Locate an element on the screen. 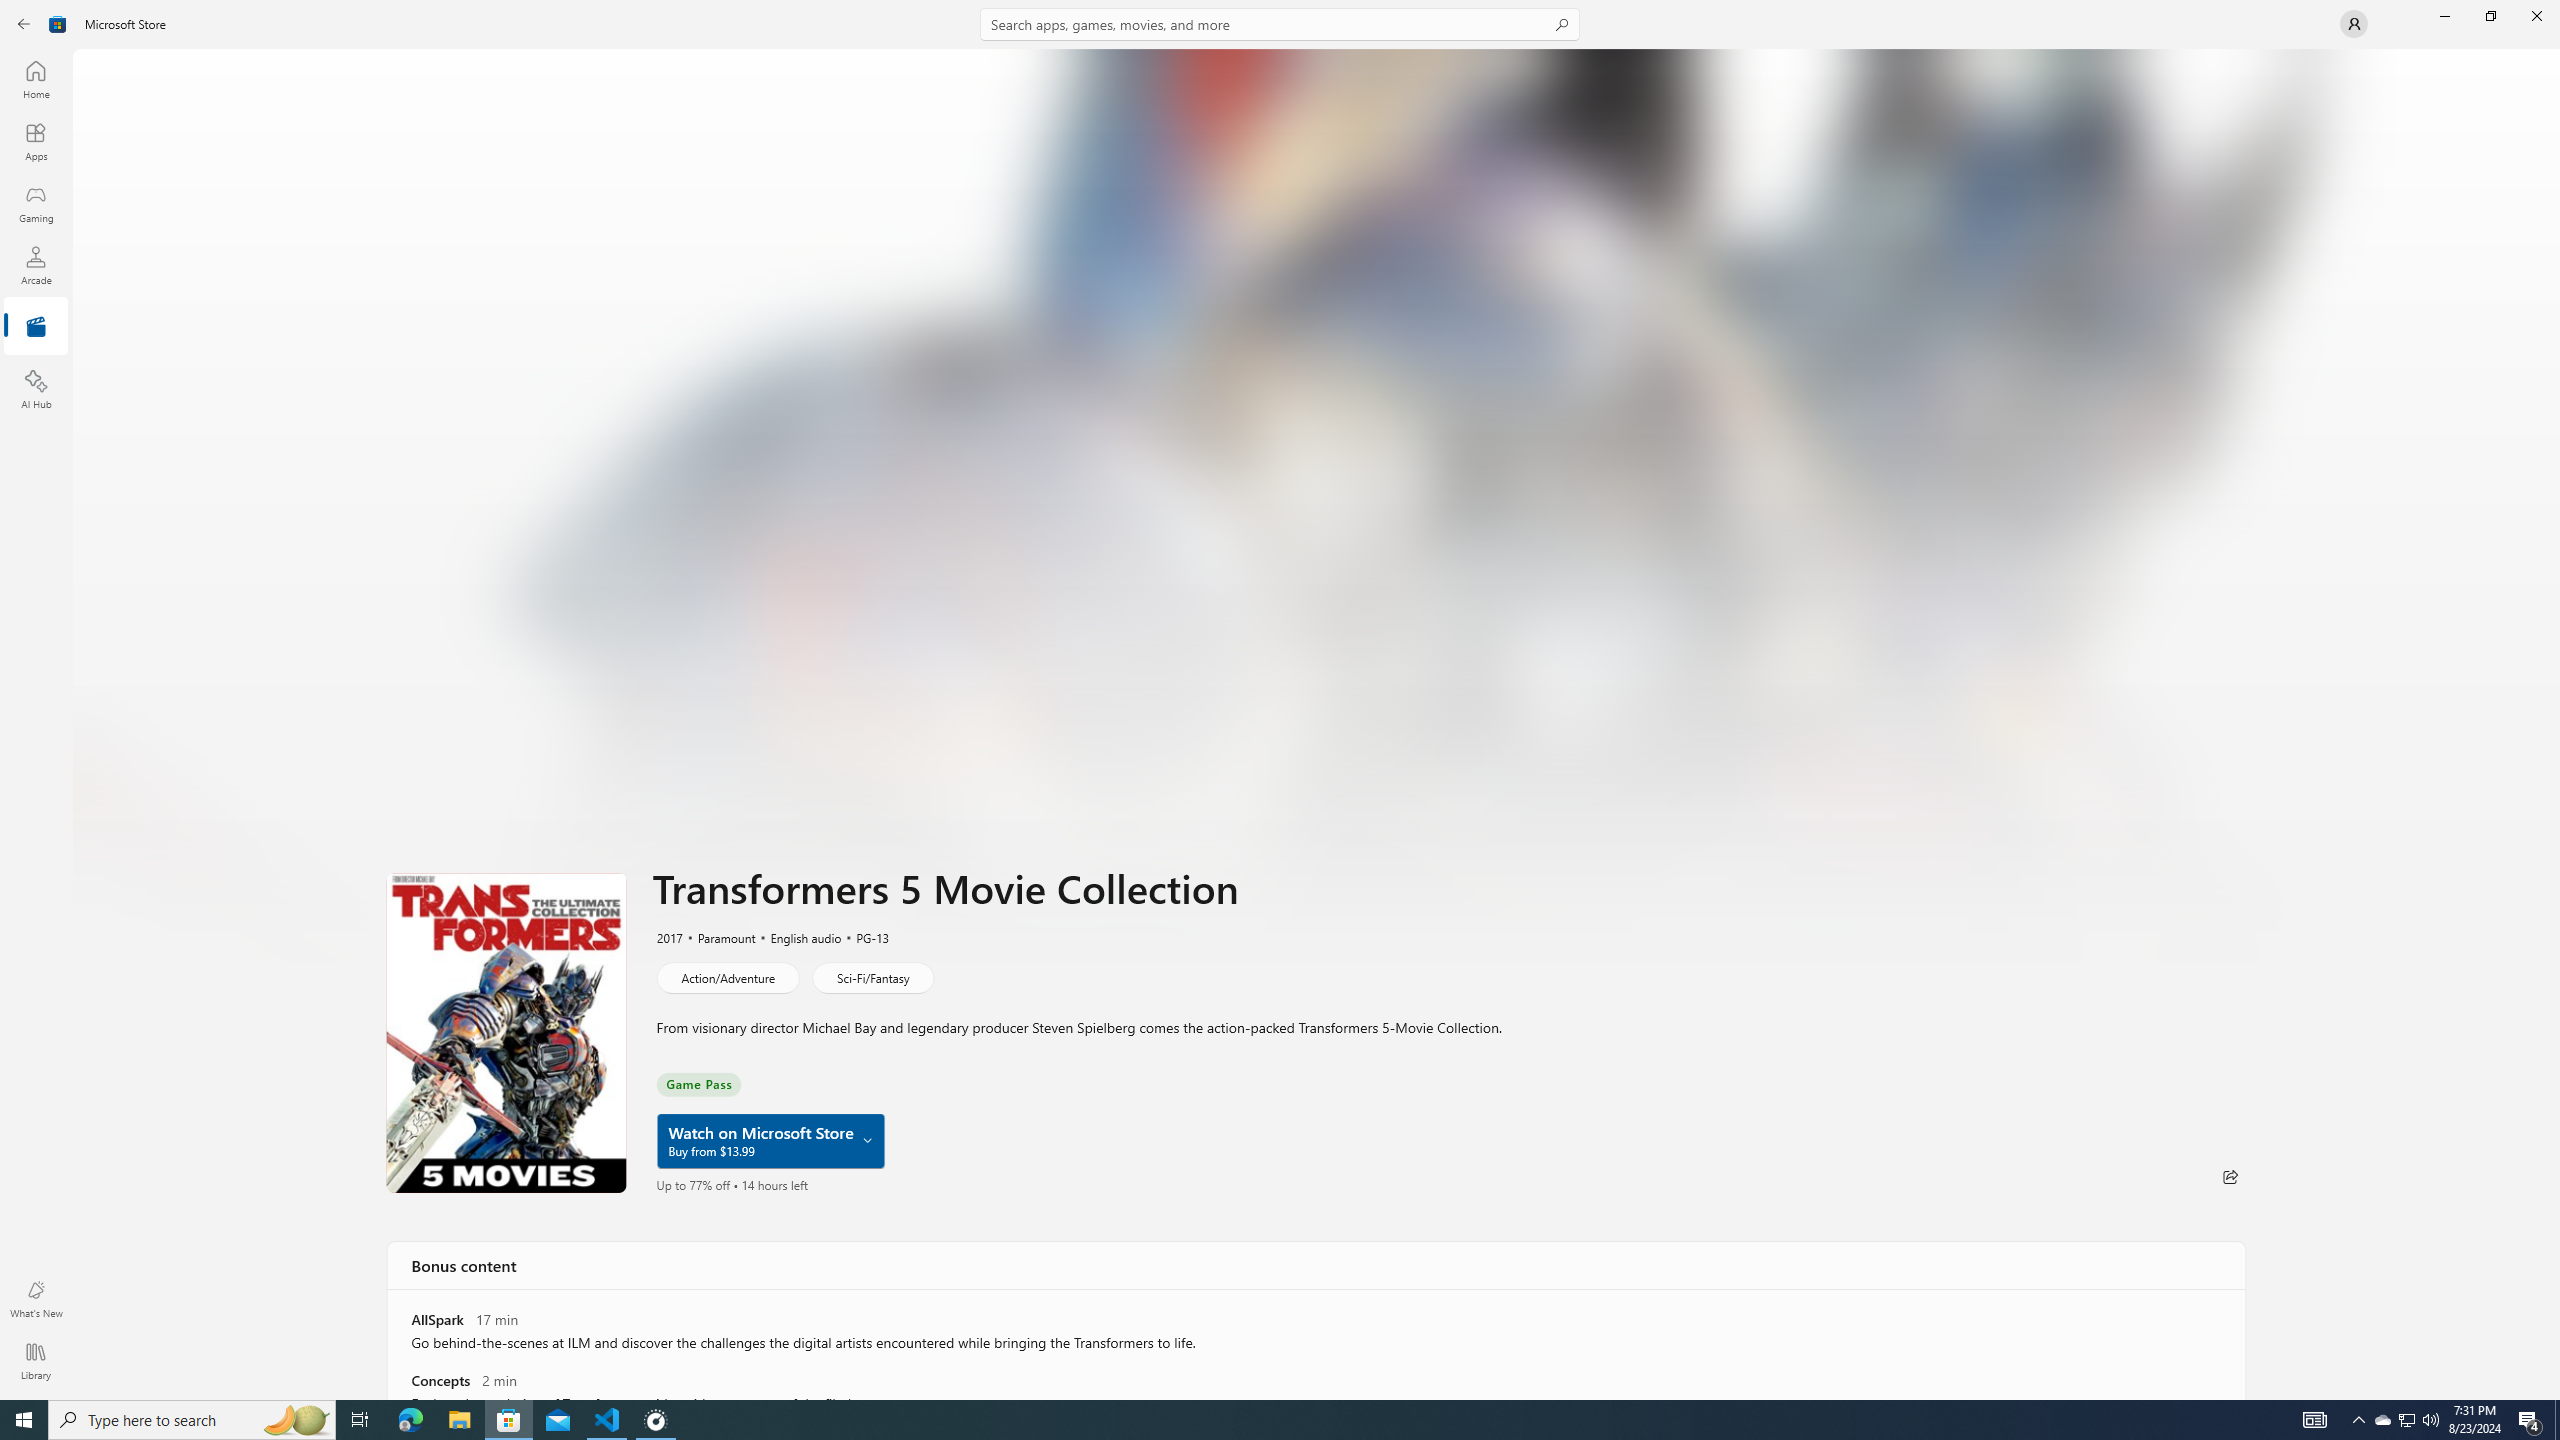  'Share' is located at coordinates (2229, 1175).